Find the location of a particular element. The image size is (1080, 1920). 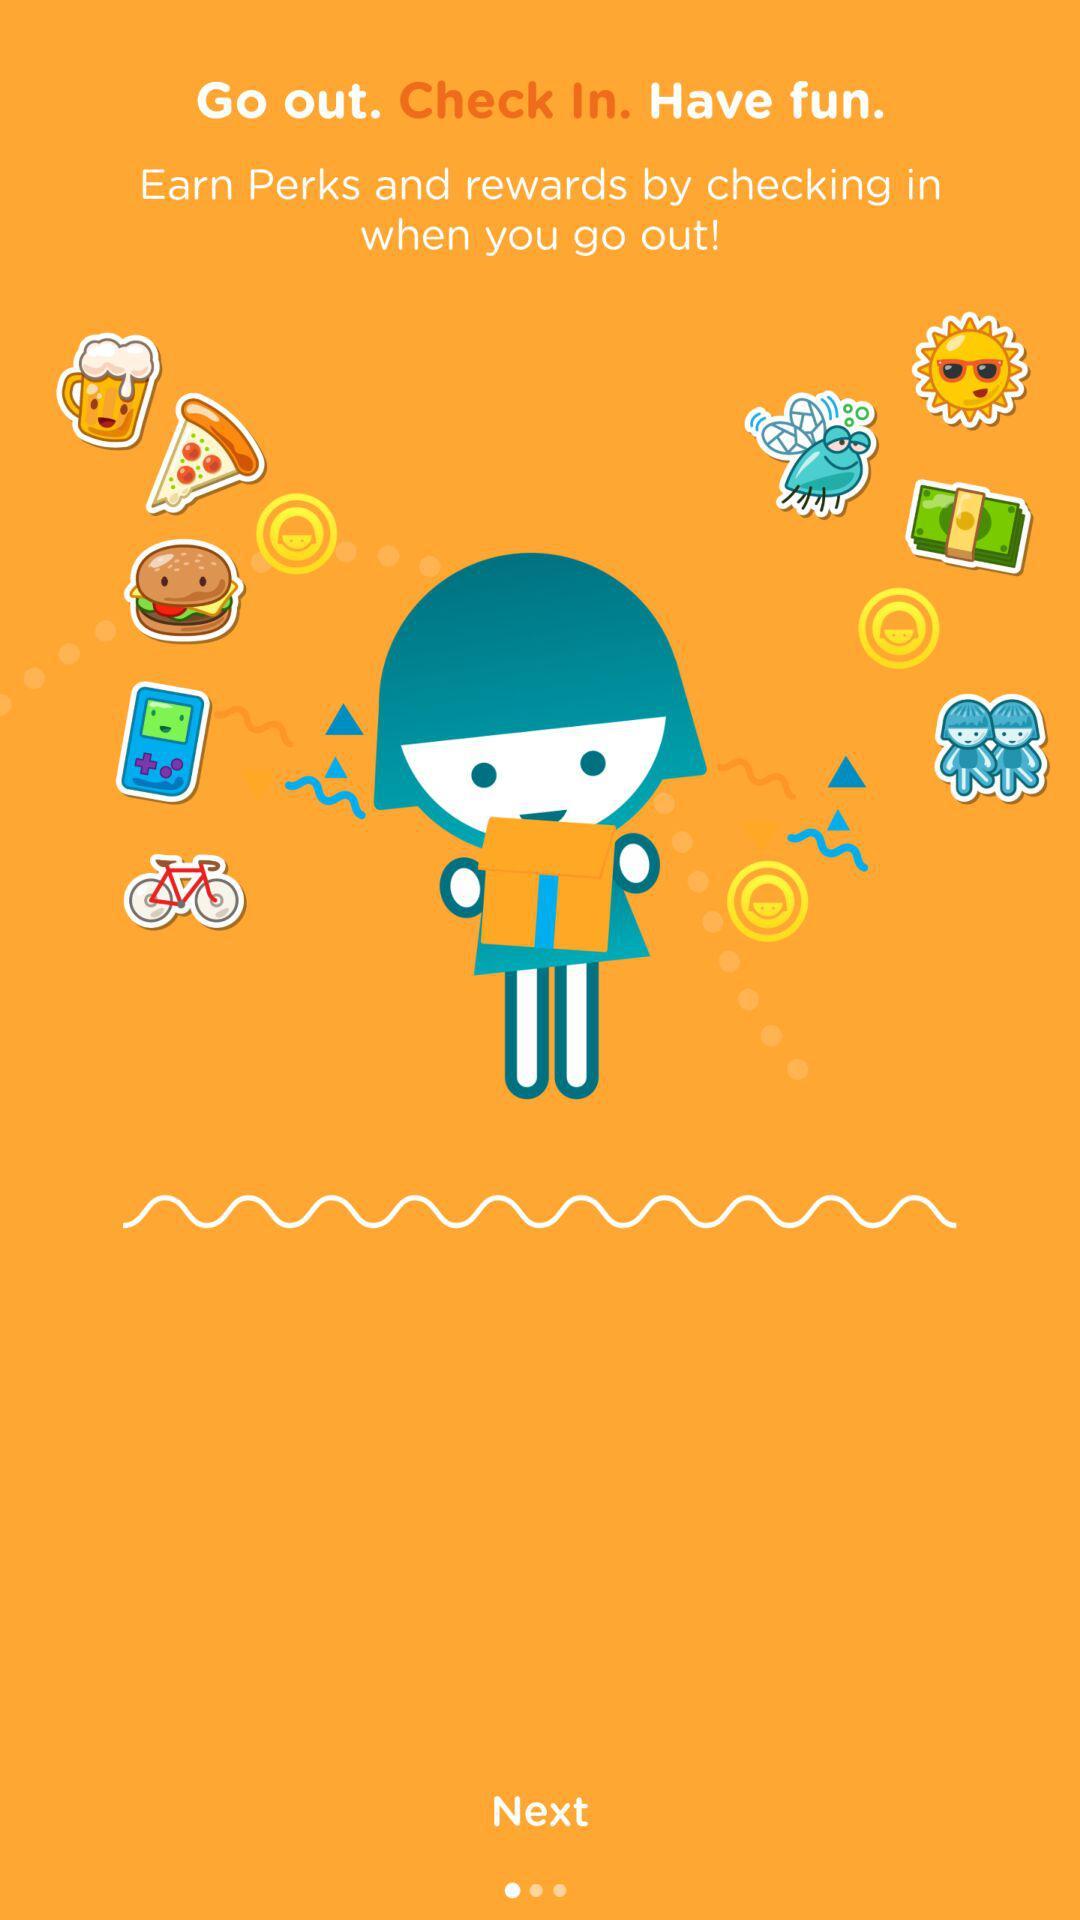

the next item is located at coordinates (540, 1809).